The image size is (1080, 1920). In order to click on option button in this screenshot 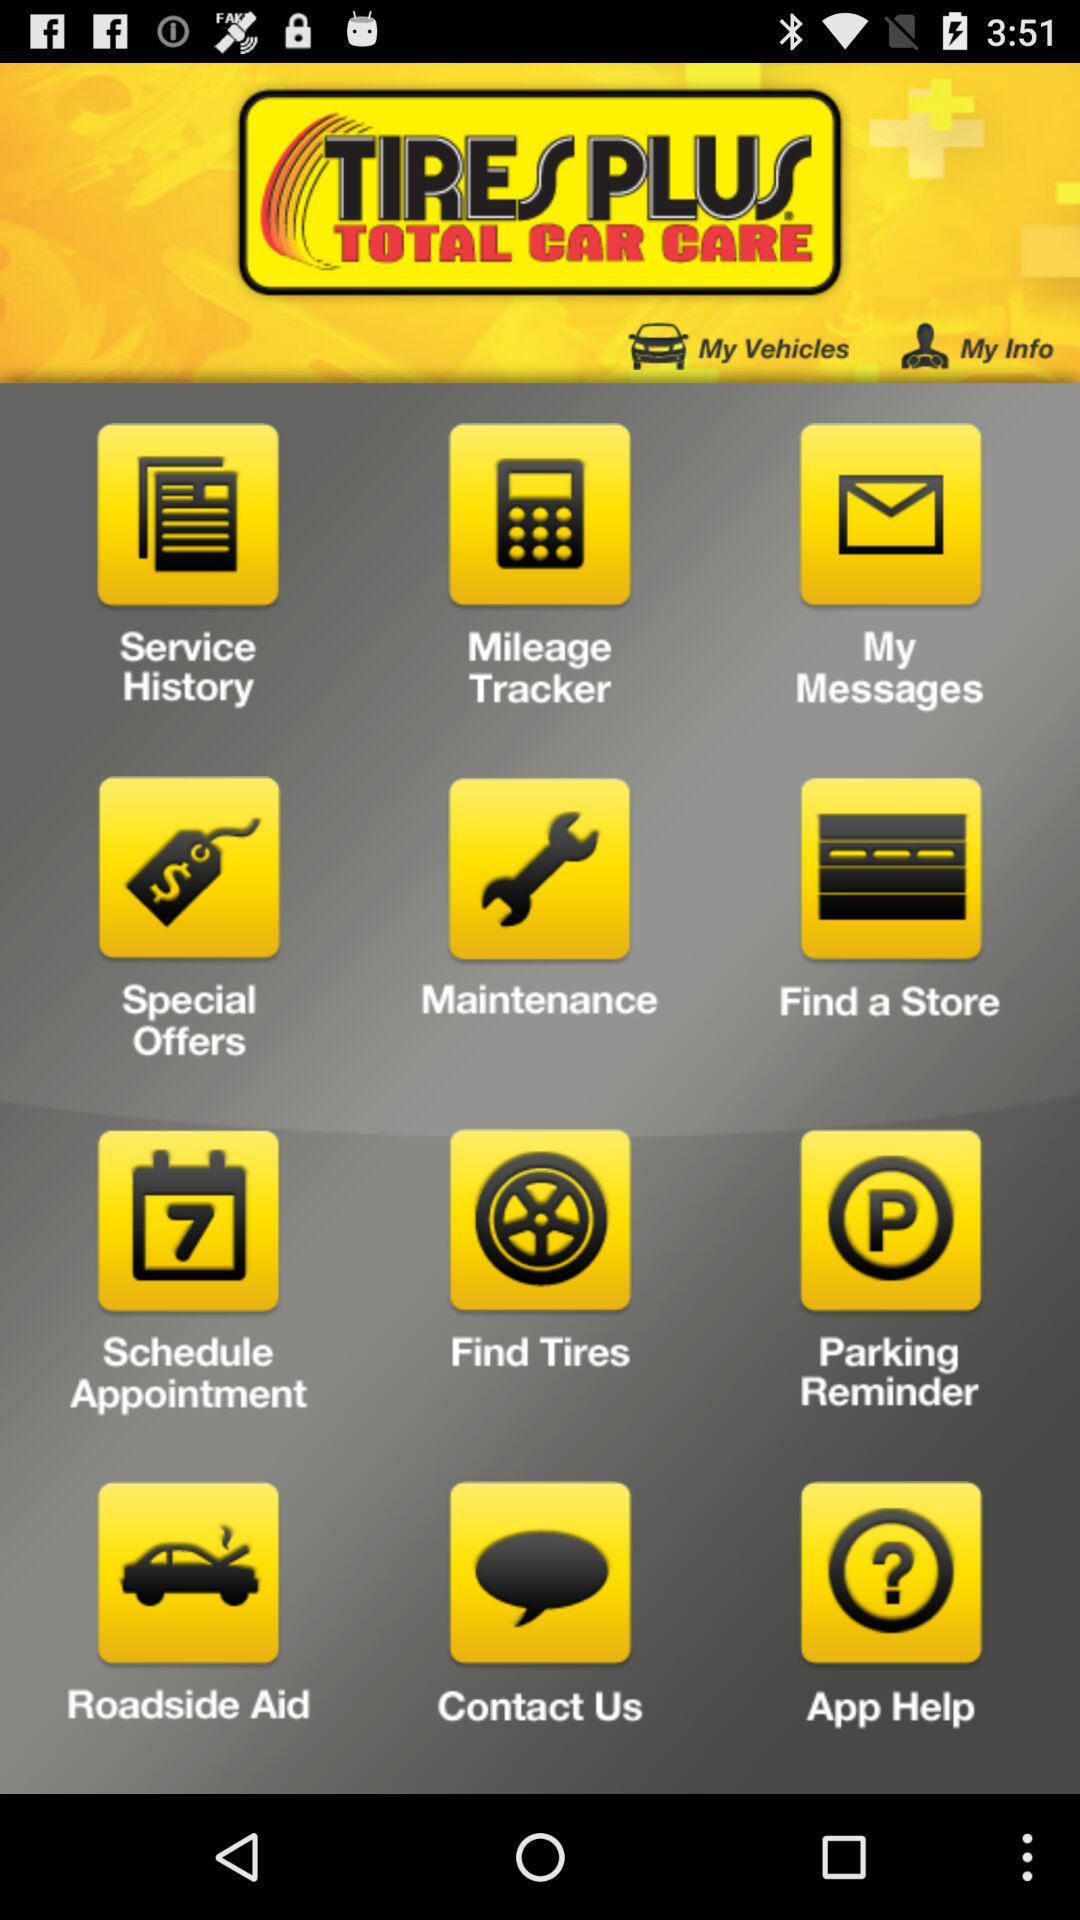, I will do `click(890, 1277)`.